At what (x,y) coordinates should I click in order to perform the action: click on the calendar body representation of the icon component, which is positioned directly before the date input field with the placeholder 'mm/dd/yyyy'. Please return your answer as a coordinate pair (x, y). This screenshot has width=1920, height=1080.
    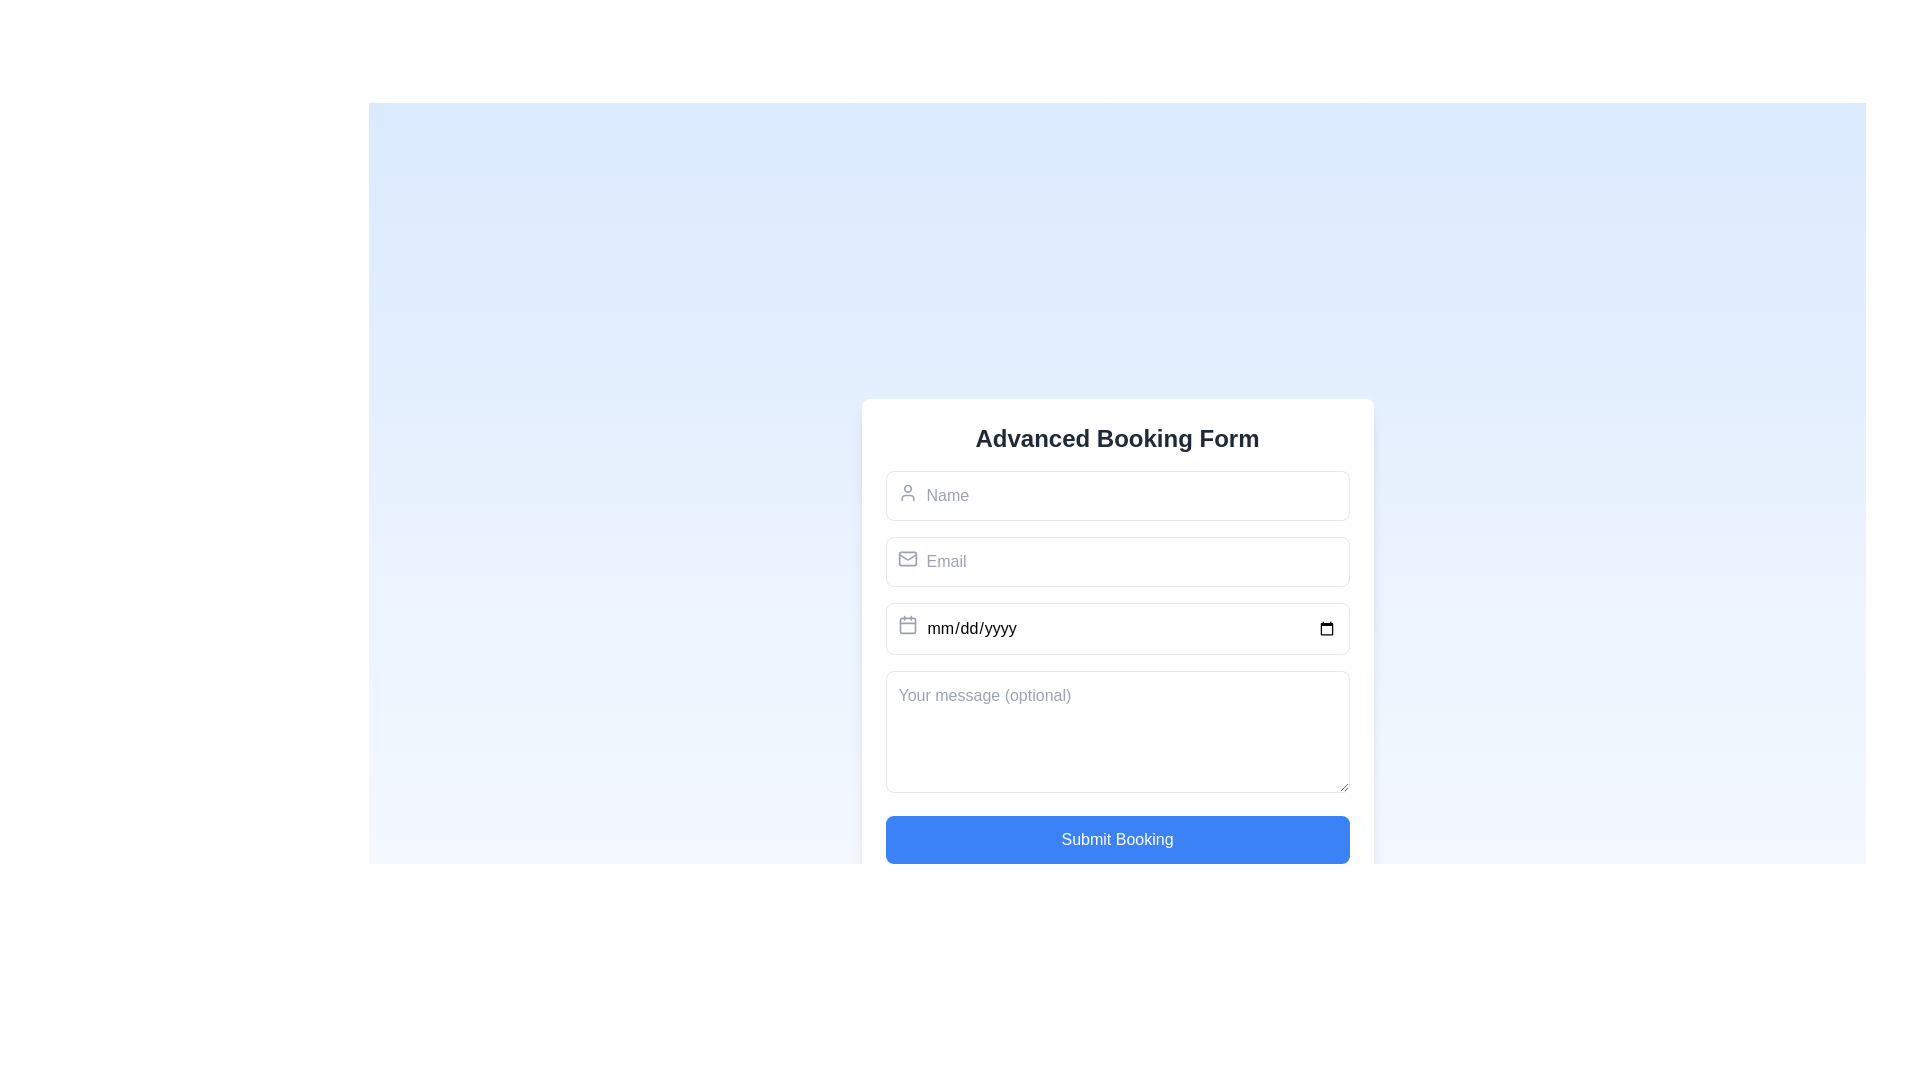
    Looking at the image, I should click on (906, 624).